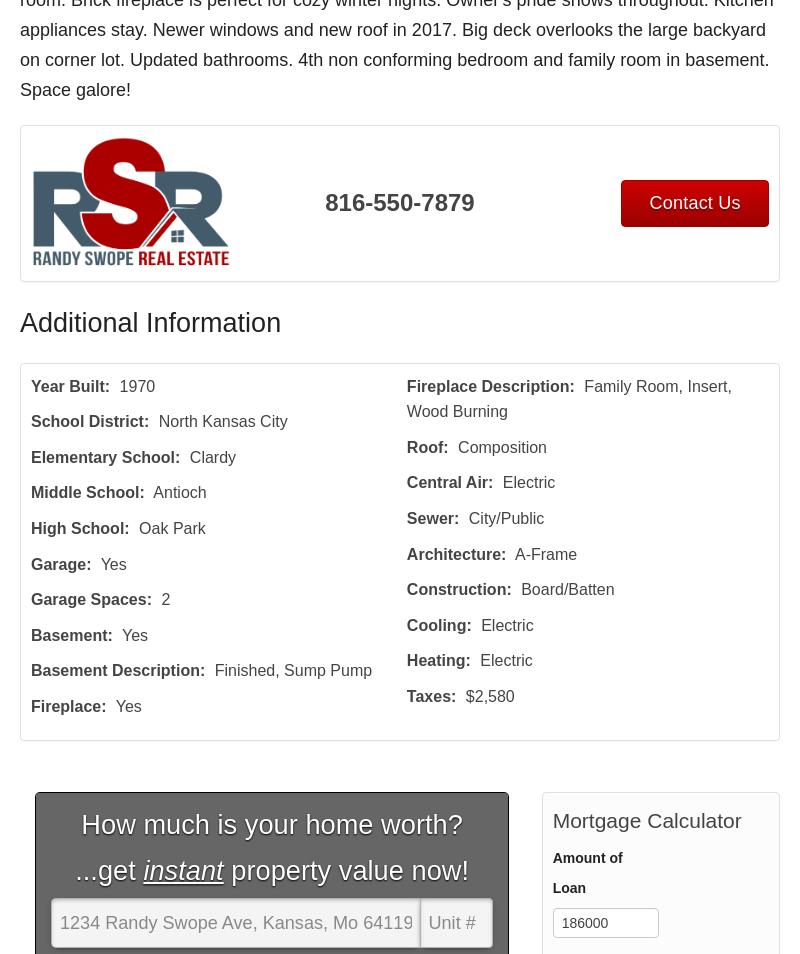 Image resolution: width=800 pixels, height=954 pixels. What do you see at coordinates (405, 481) in the screenshot?
I see `'Central Air'` at bounding box center [405, 481].